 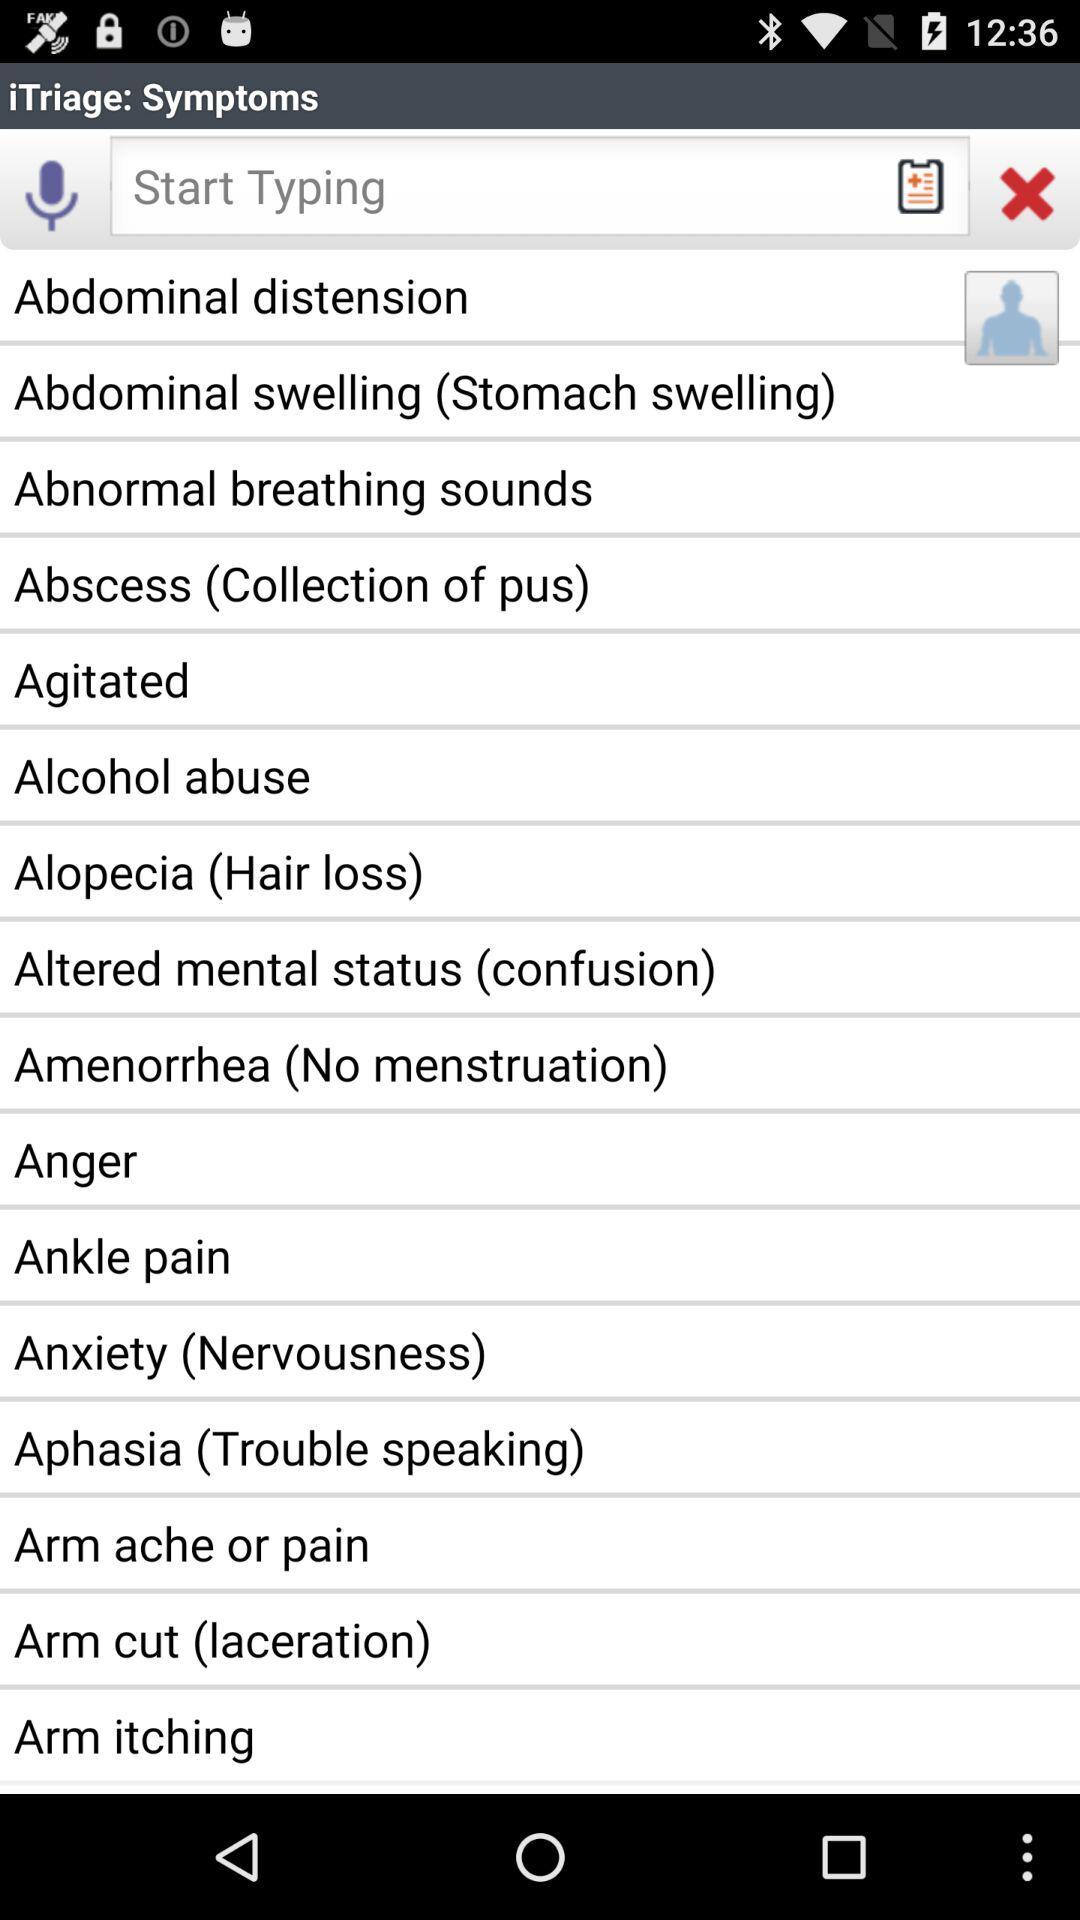 What do you see at coordinates (1027, 205) in the screenshot?
I see `the close icon` at bounding box center [1027, 205].